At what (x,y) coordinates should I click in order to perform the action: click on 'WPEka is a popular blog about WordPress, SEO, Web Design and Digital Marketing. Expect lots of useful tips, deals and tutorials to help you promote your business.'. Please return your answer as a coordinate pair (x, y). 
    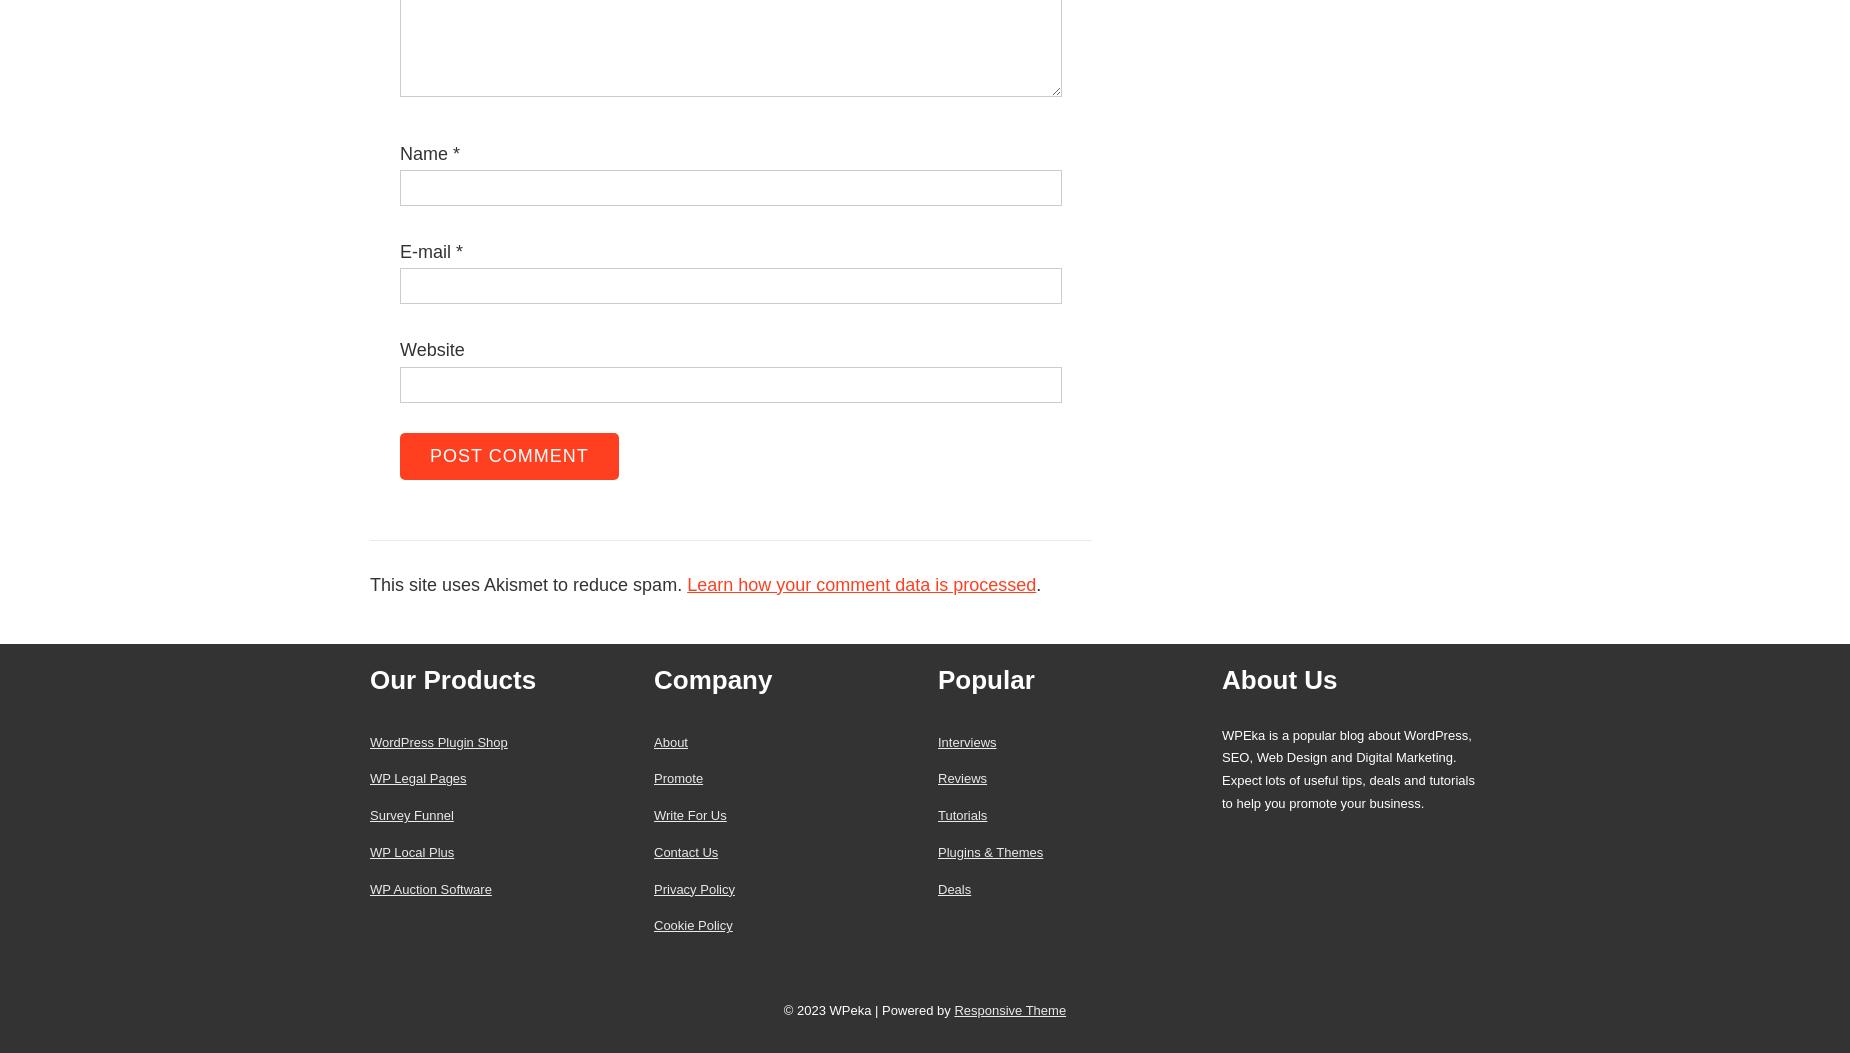
    Looking at the image, I should click on (1346, 768).